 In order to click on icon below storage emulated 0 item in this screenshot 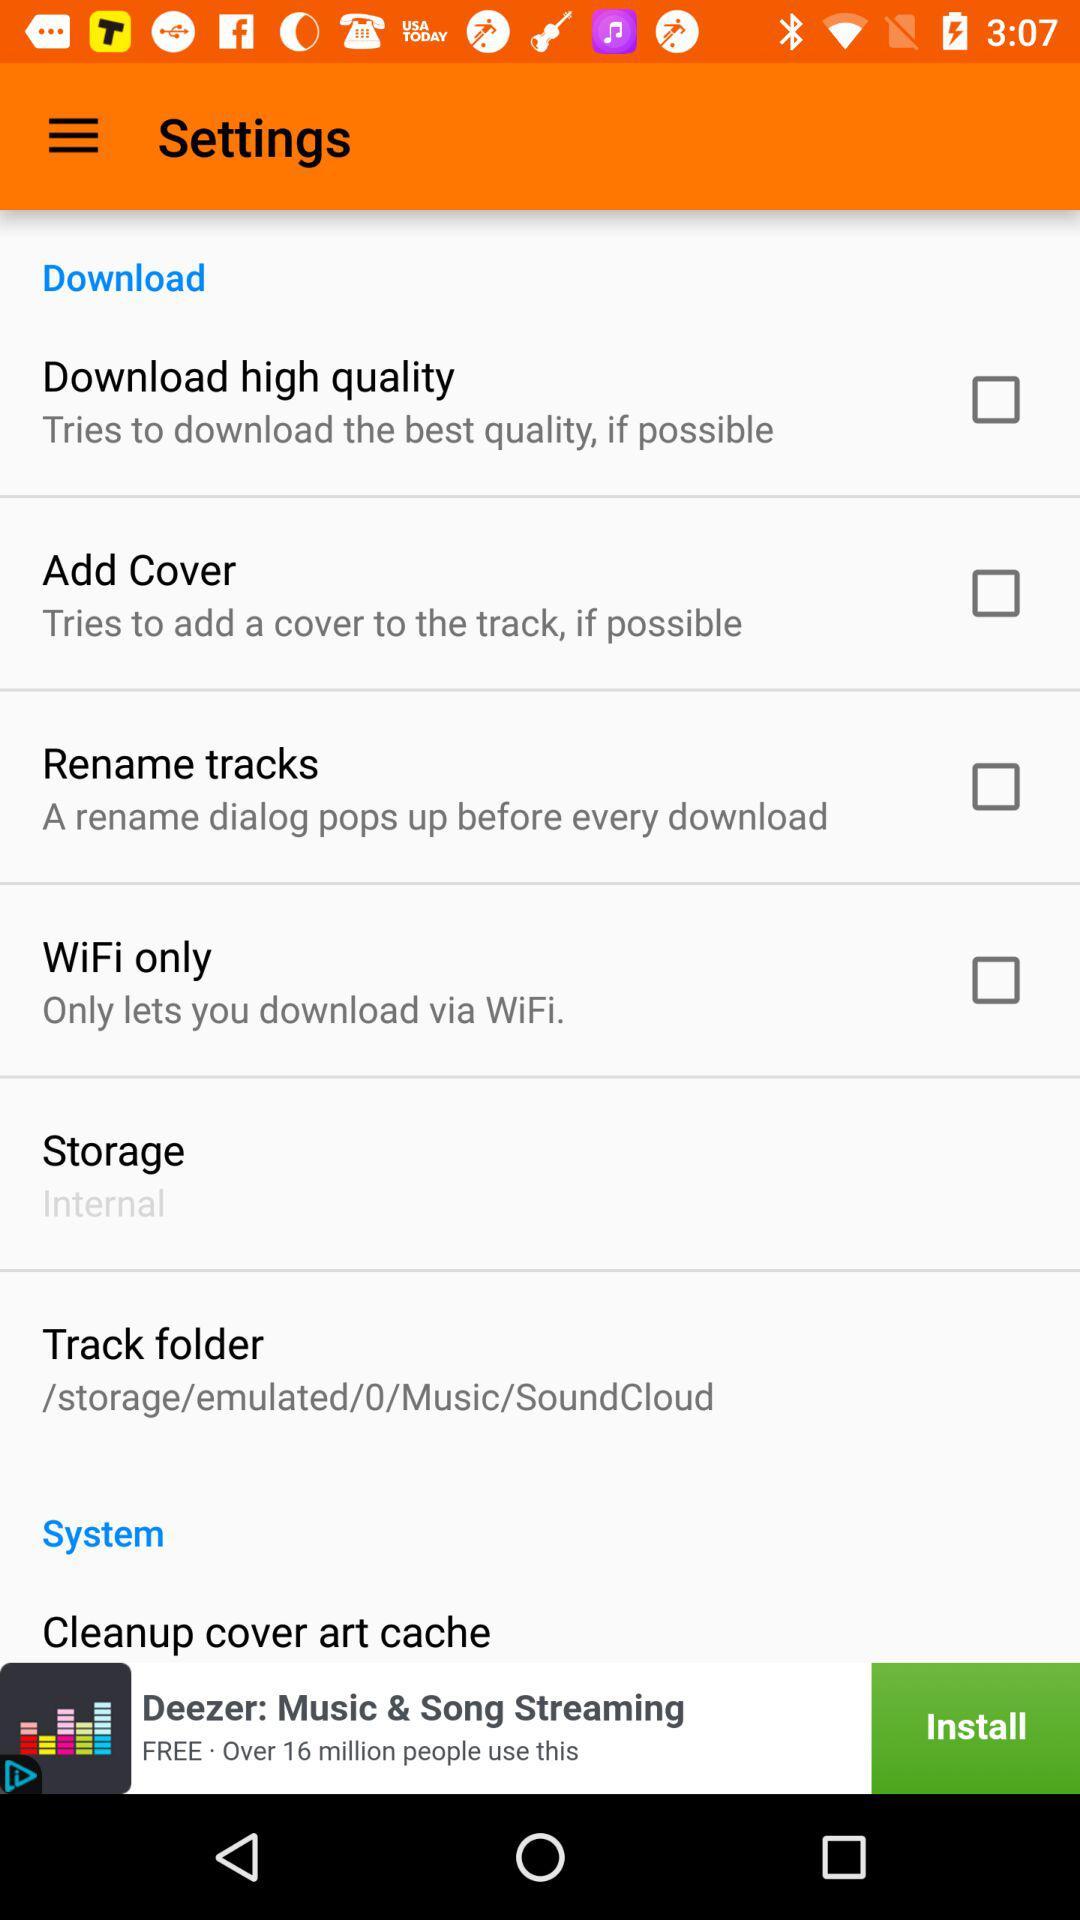, I will do `click(540, 1511)`.